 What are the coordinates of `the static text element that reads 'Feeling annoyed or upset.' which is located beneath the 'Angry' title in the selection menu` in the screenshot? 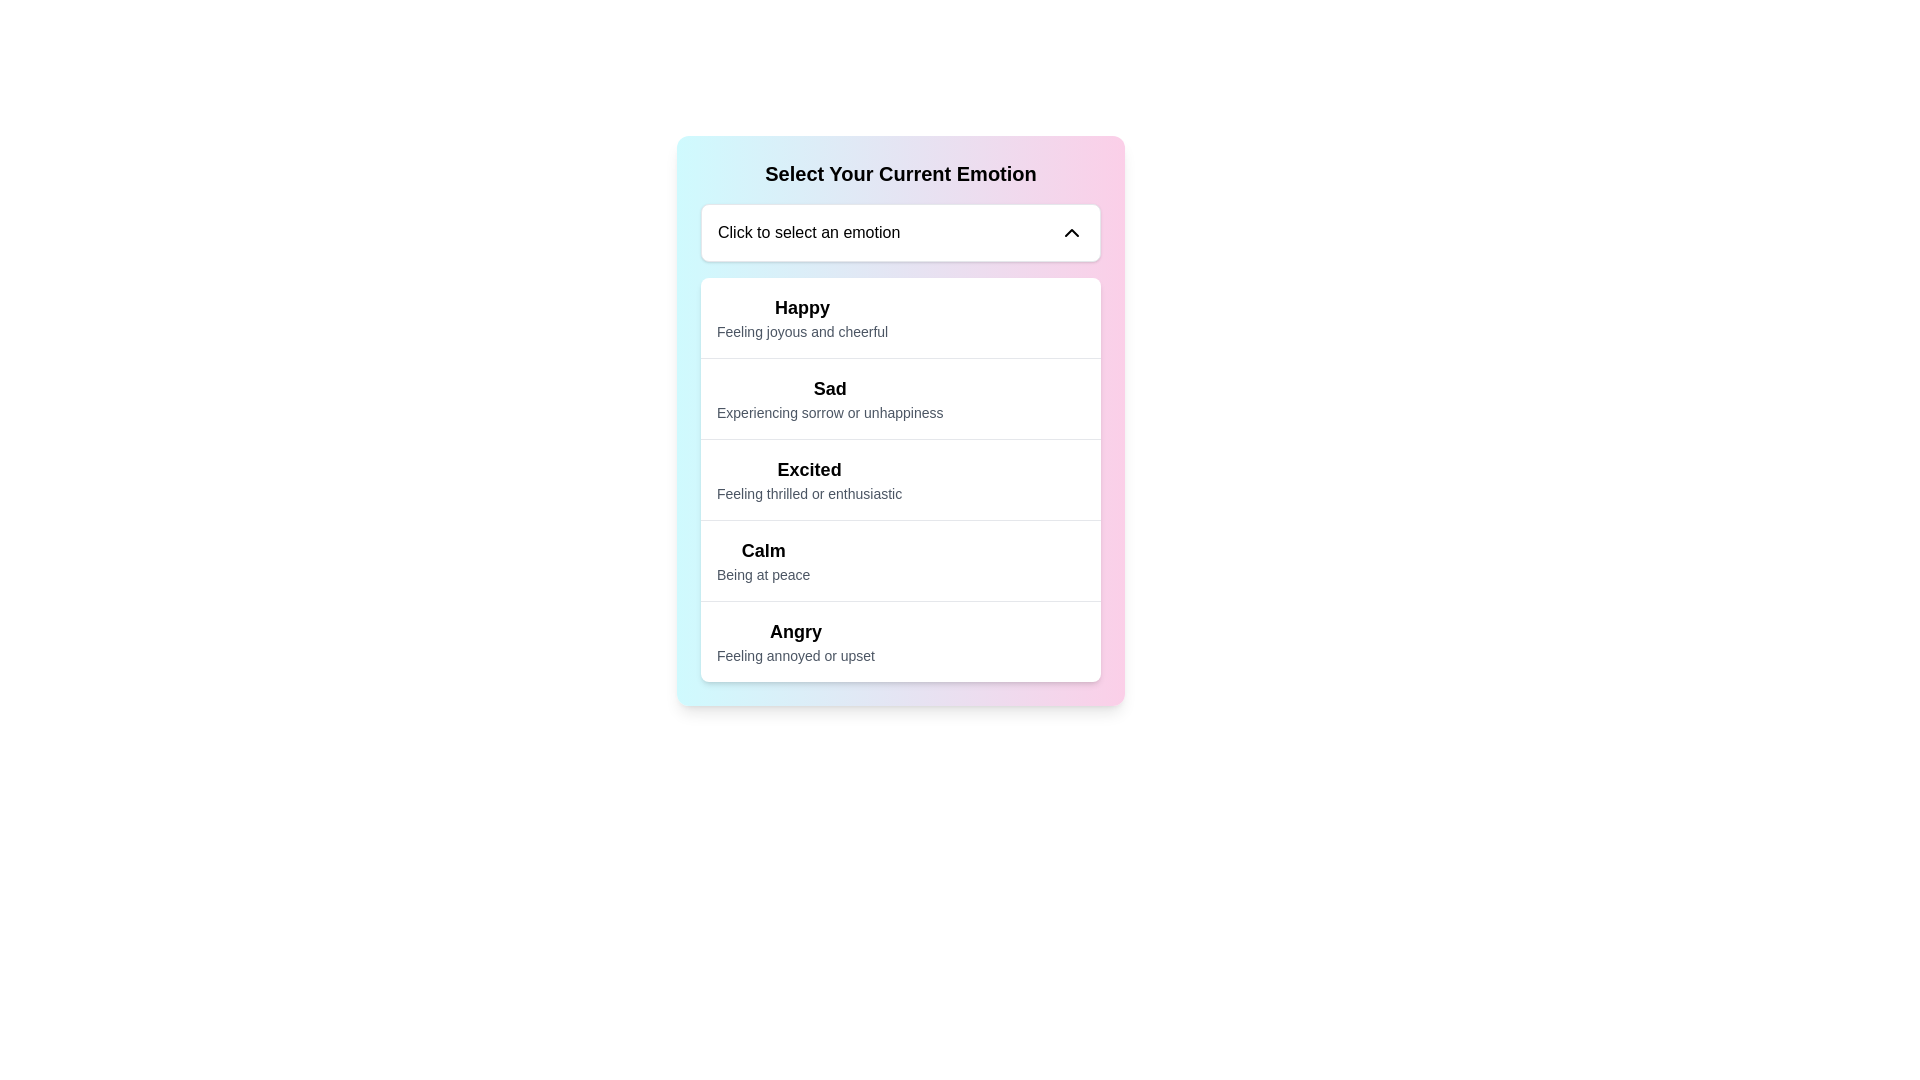 It's located at (795, 655).